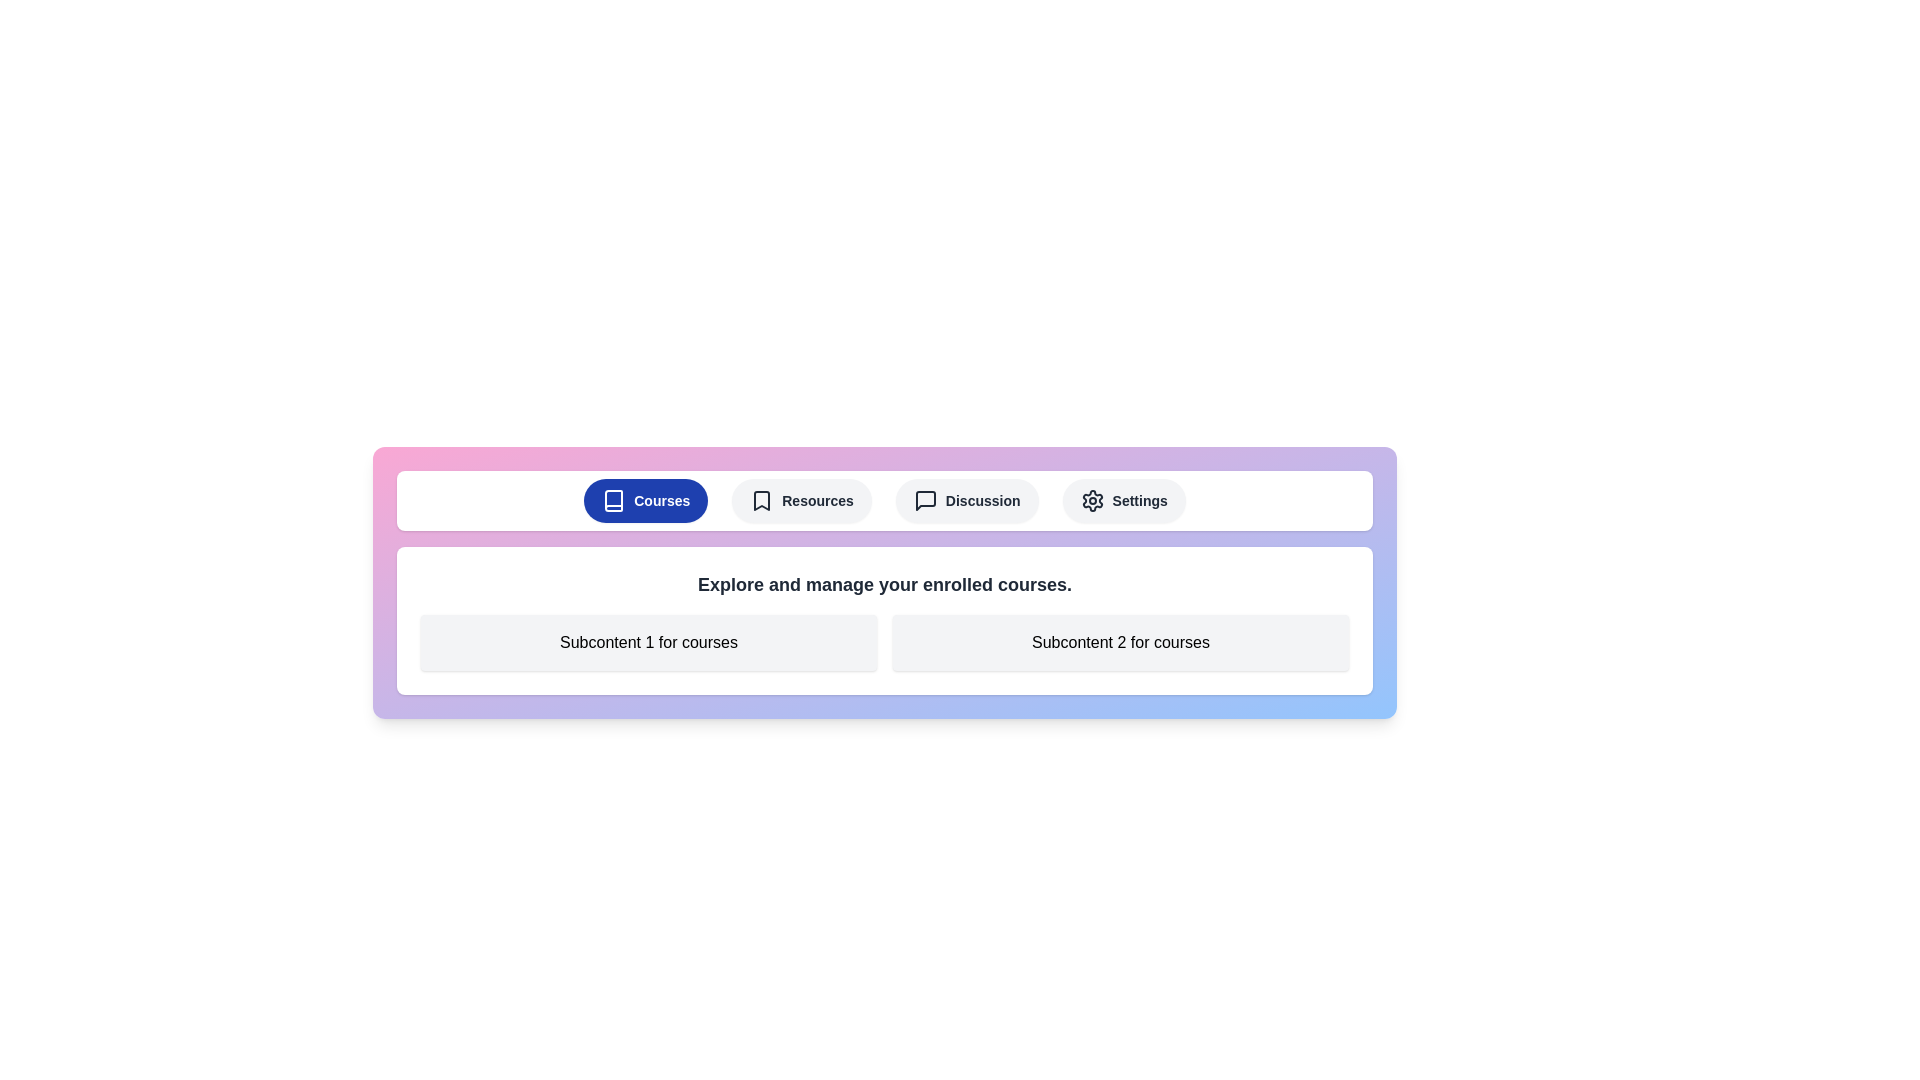  Describe the element at coordinates (924, 500) in the screenshot. I see `the 'Discussion' icon located in the navigation bar at the top of the central widget section` at that location.